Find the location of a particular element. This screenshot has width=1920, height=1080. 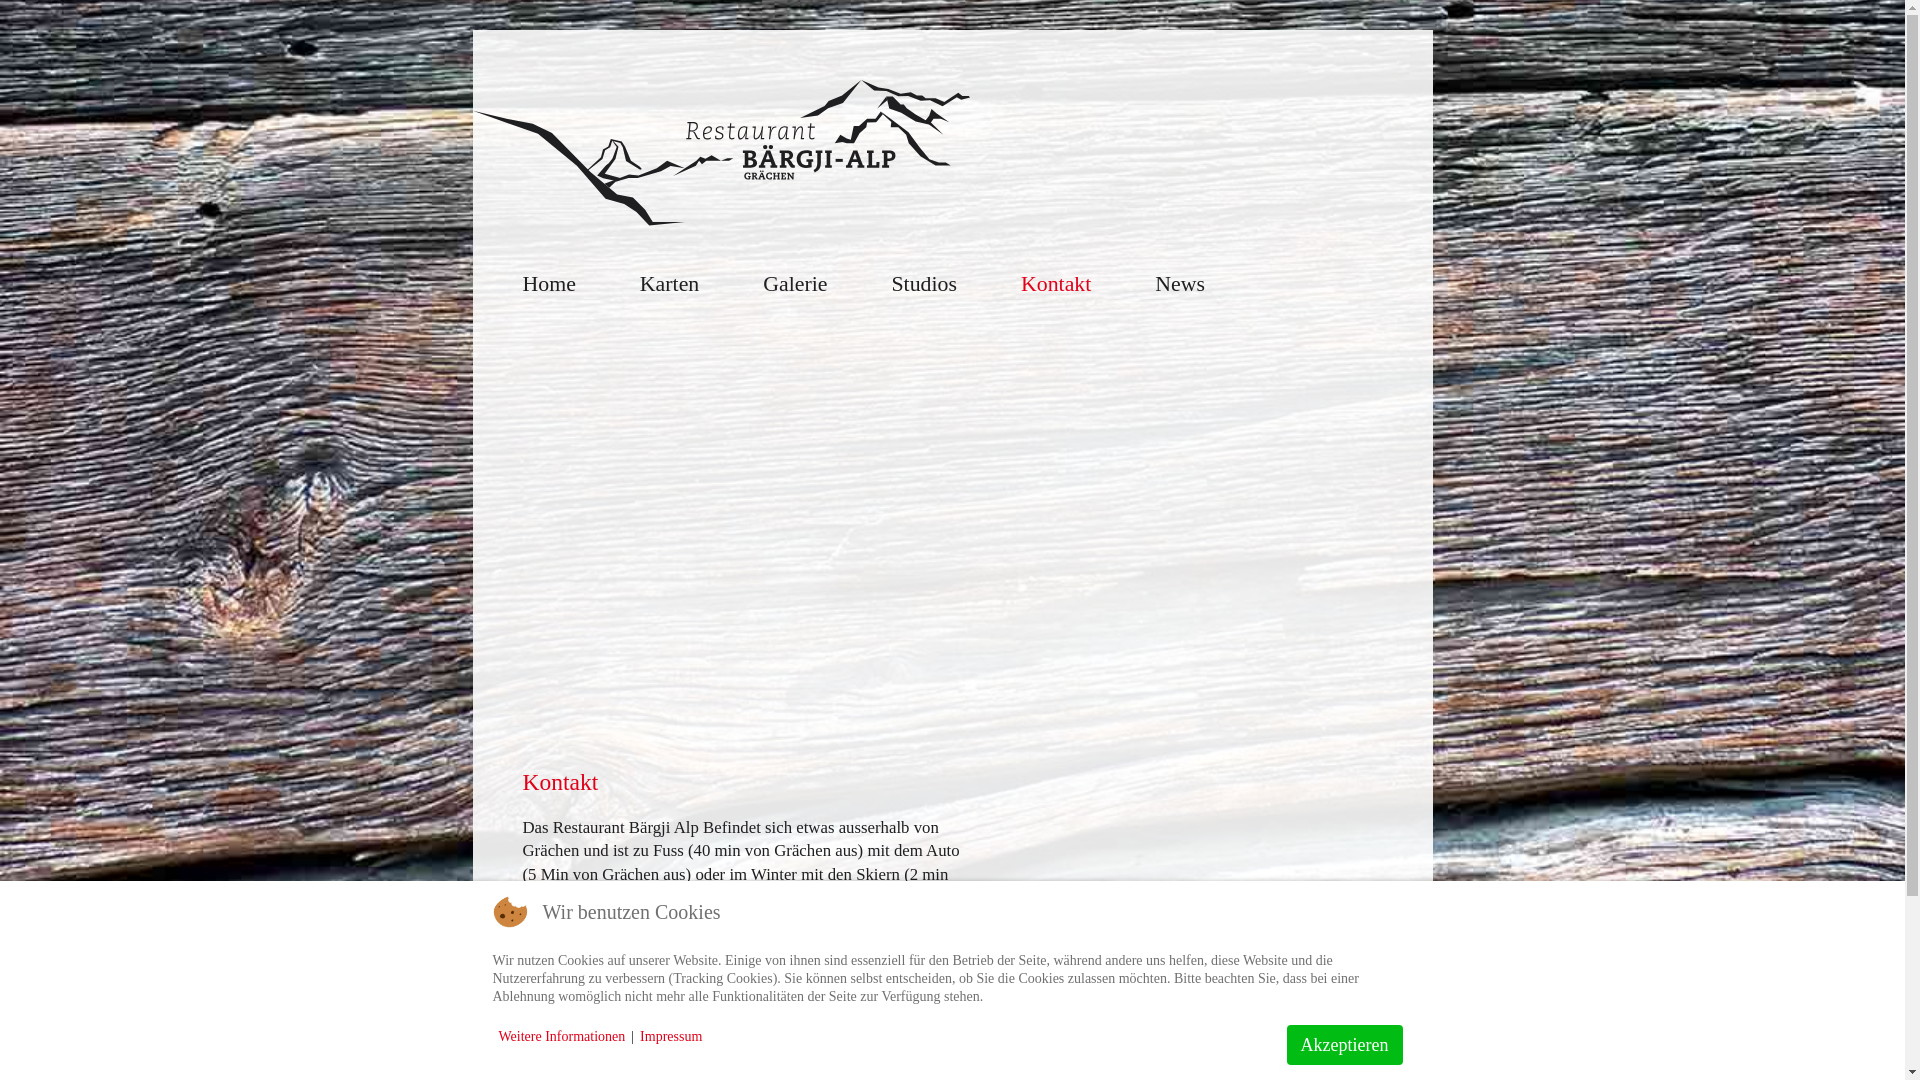

'News' is located at coordinates (1180, 284).